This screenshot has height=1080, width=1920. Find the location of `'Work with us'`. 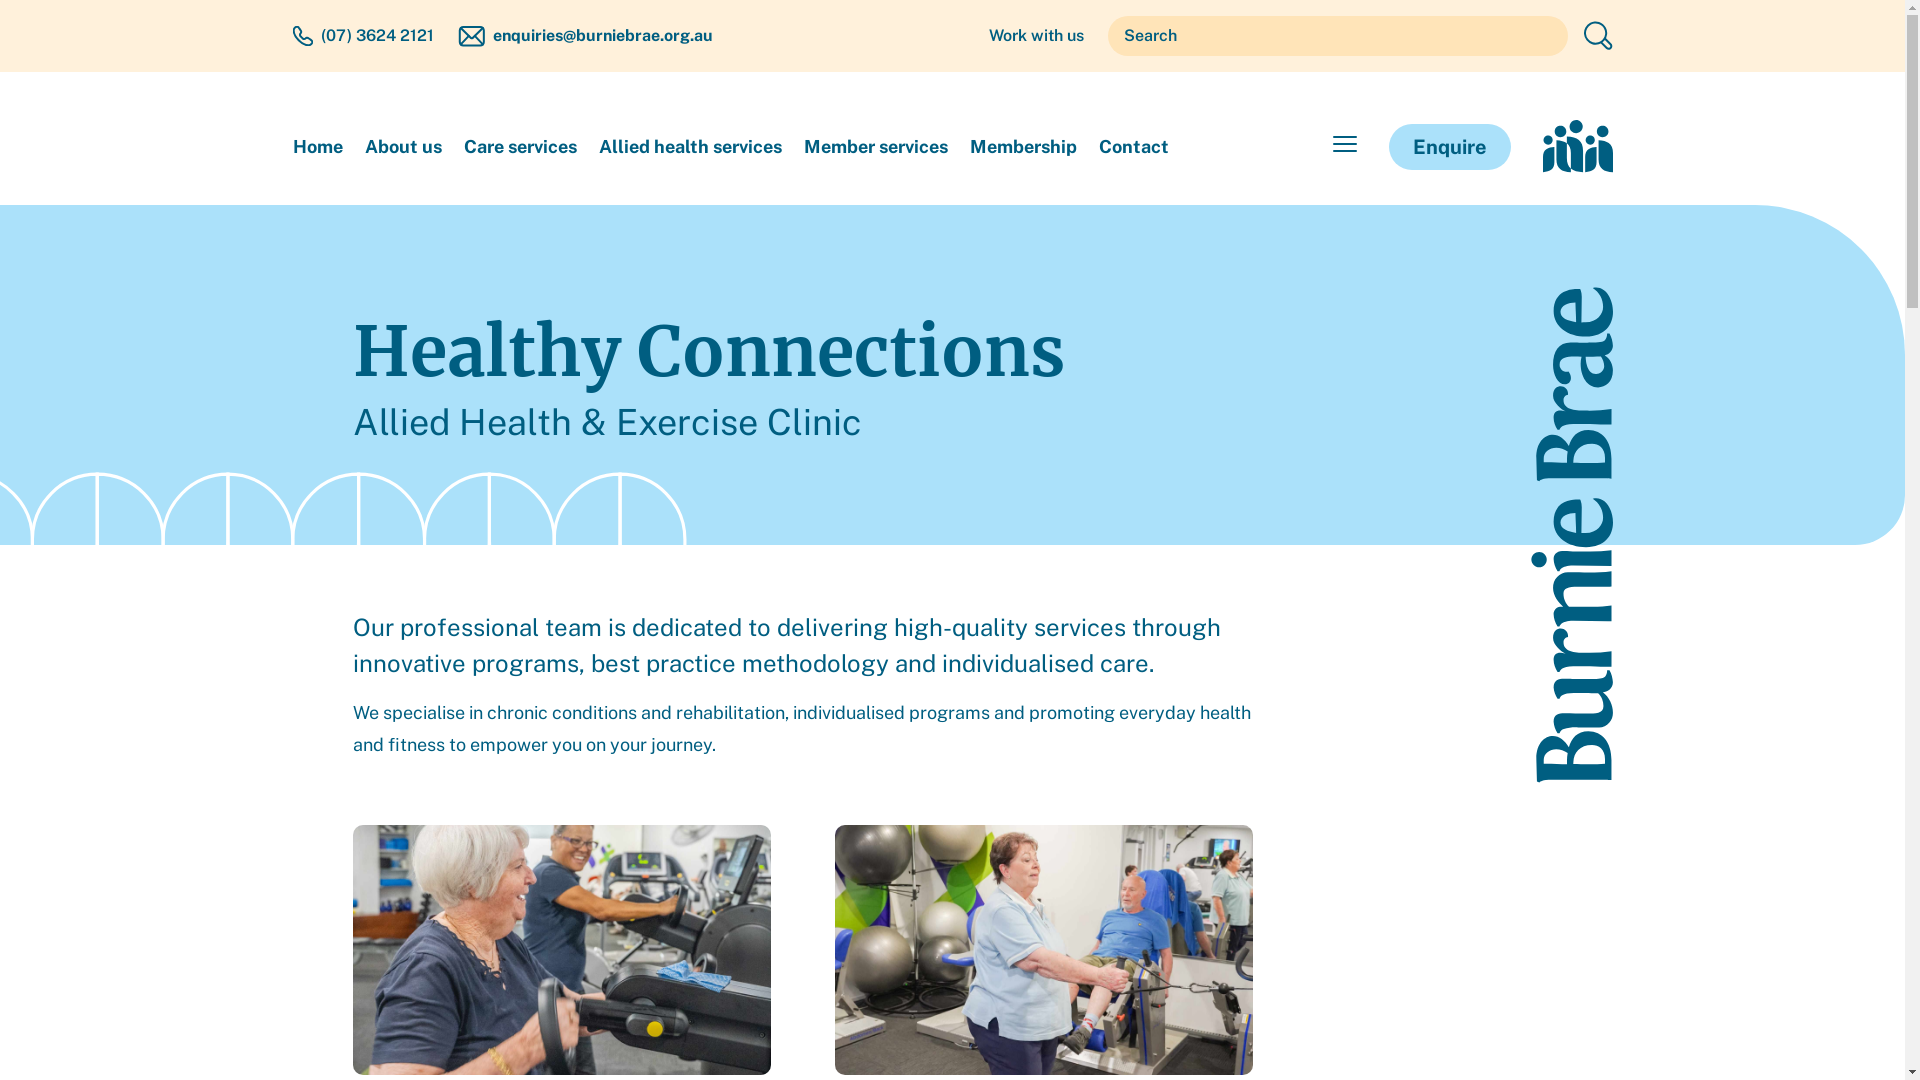

'Work with us' is located at coordinates (988, 35).